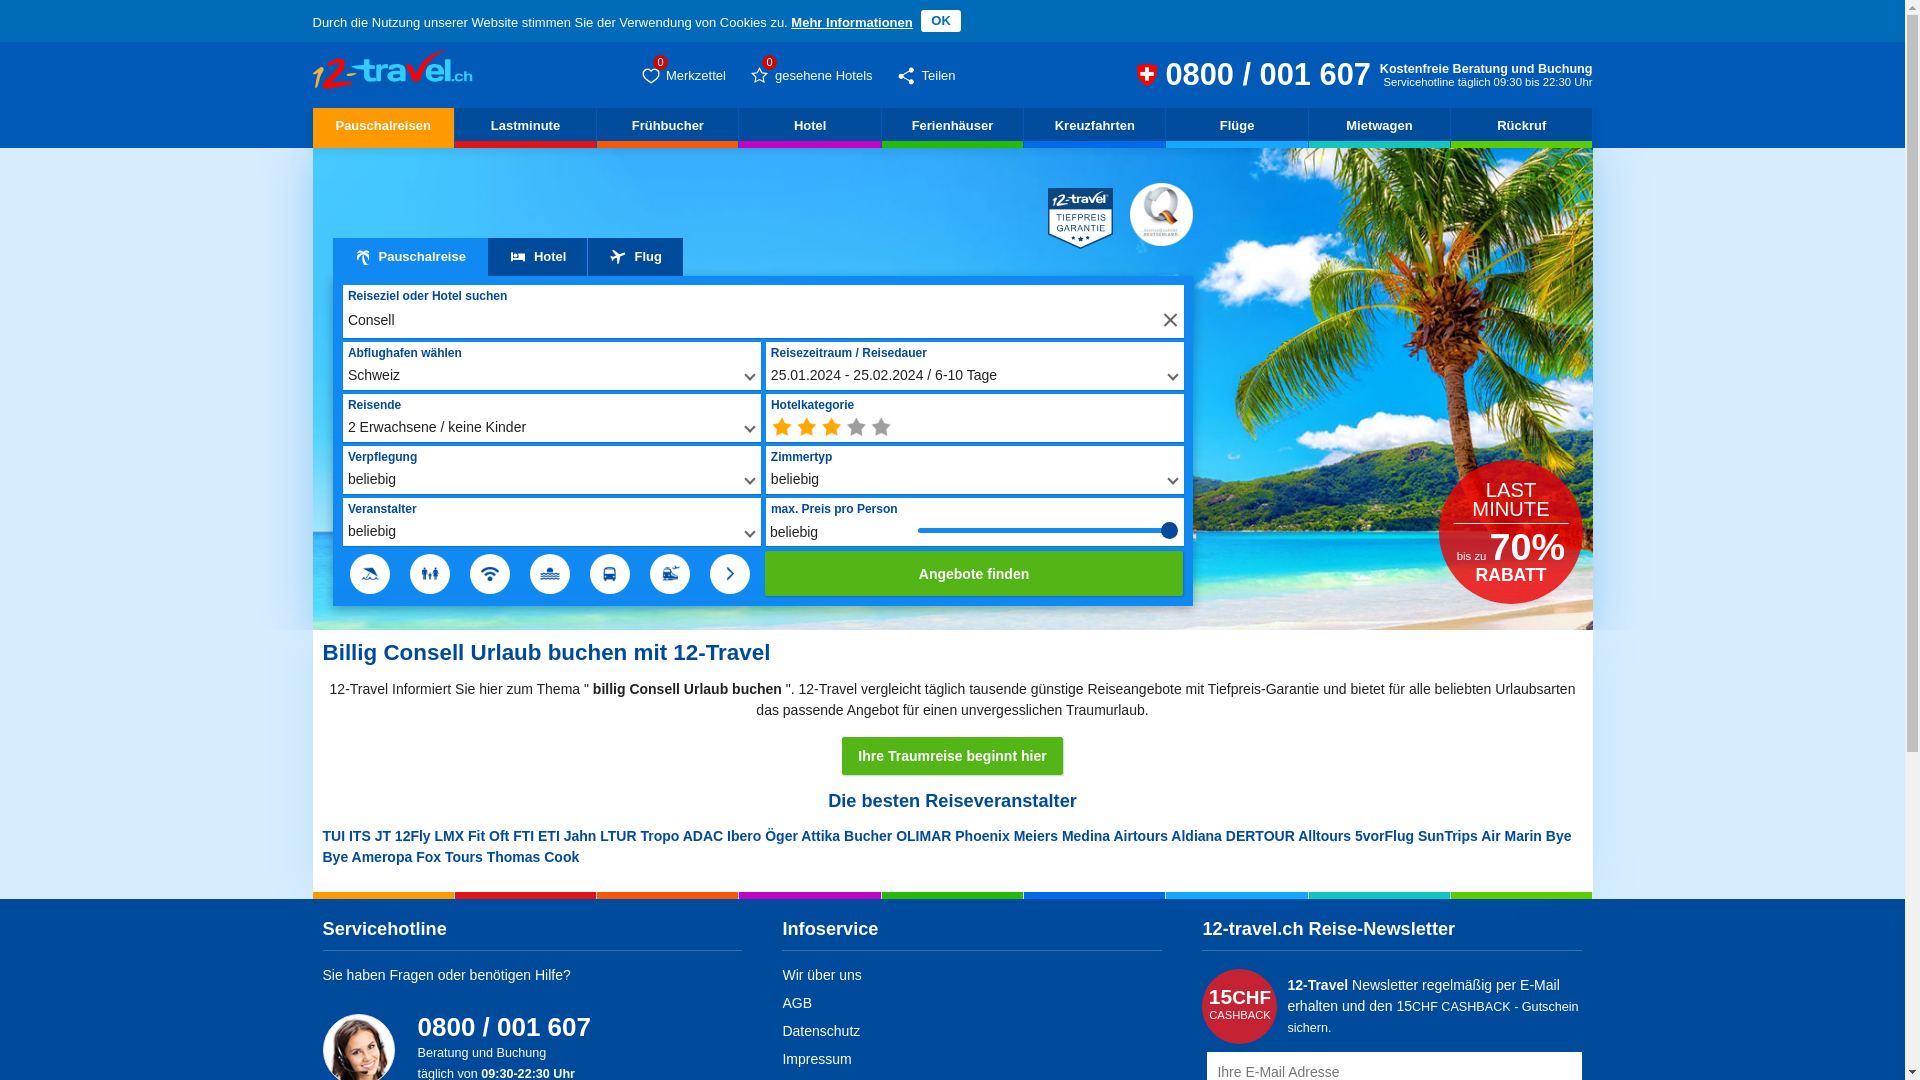 The width and height of the screenshot is (1920, 1080). I want to click on 'Datenschutz', so click(820, 1030).